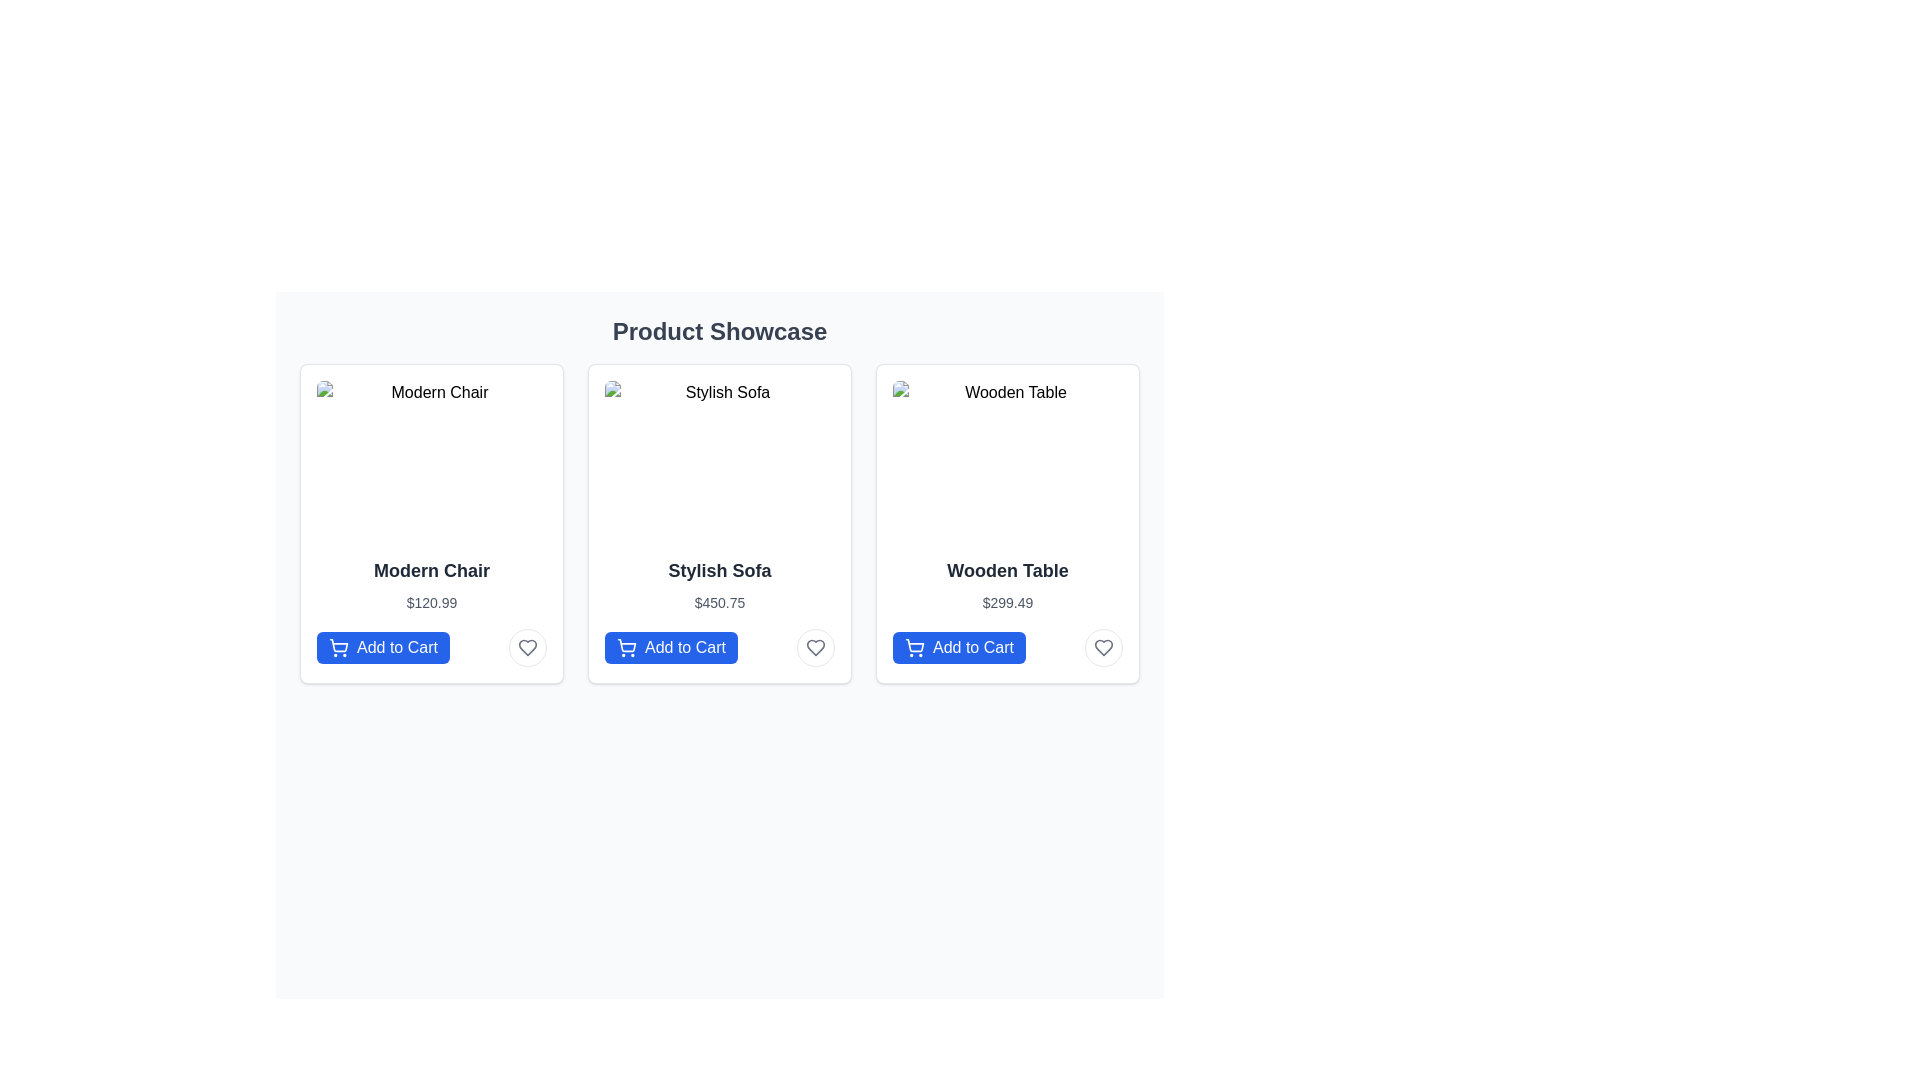 The image size is (1920, 1080). Describe the element at coordinates (626, 648) in the screenshot. I see `the 'Add to Cart' button which includes the icon representing the action of adding the product to the shopping cart, located just below the 'Stylish Sofa' product description` at that location.